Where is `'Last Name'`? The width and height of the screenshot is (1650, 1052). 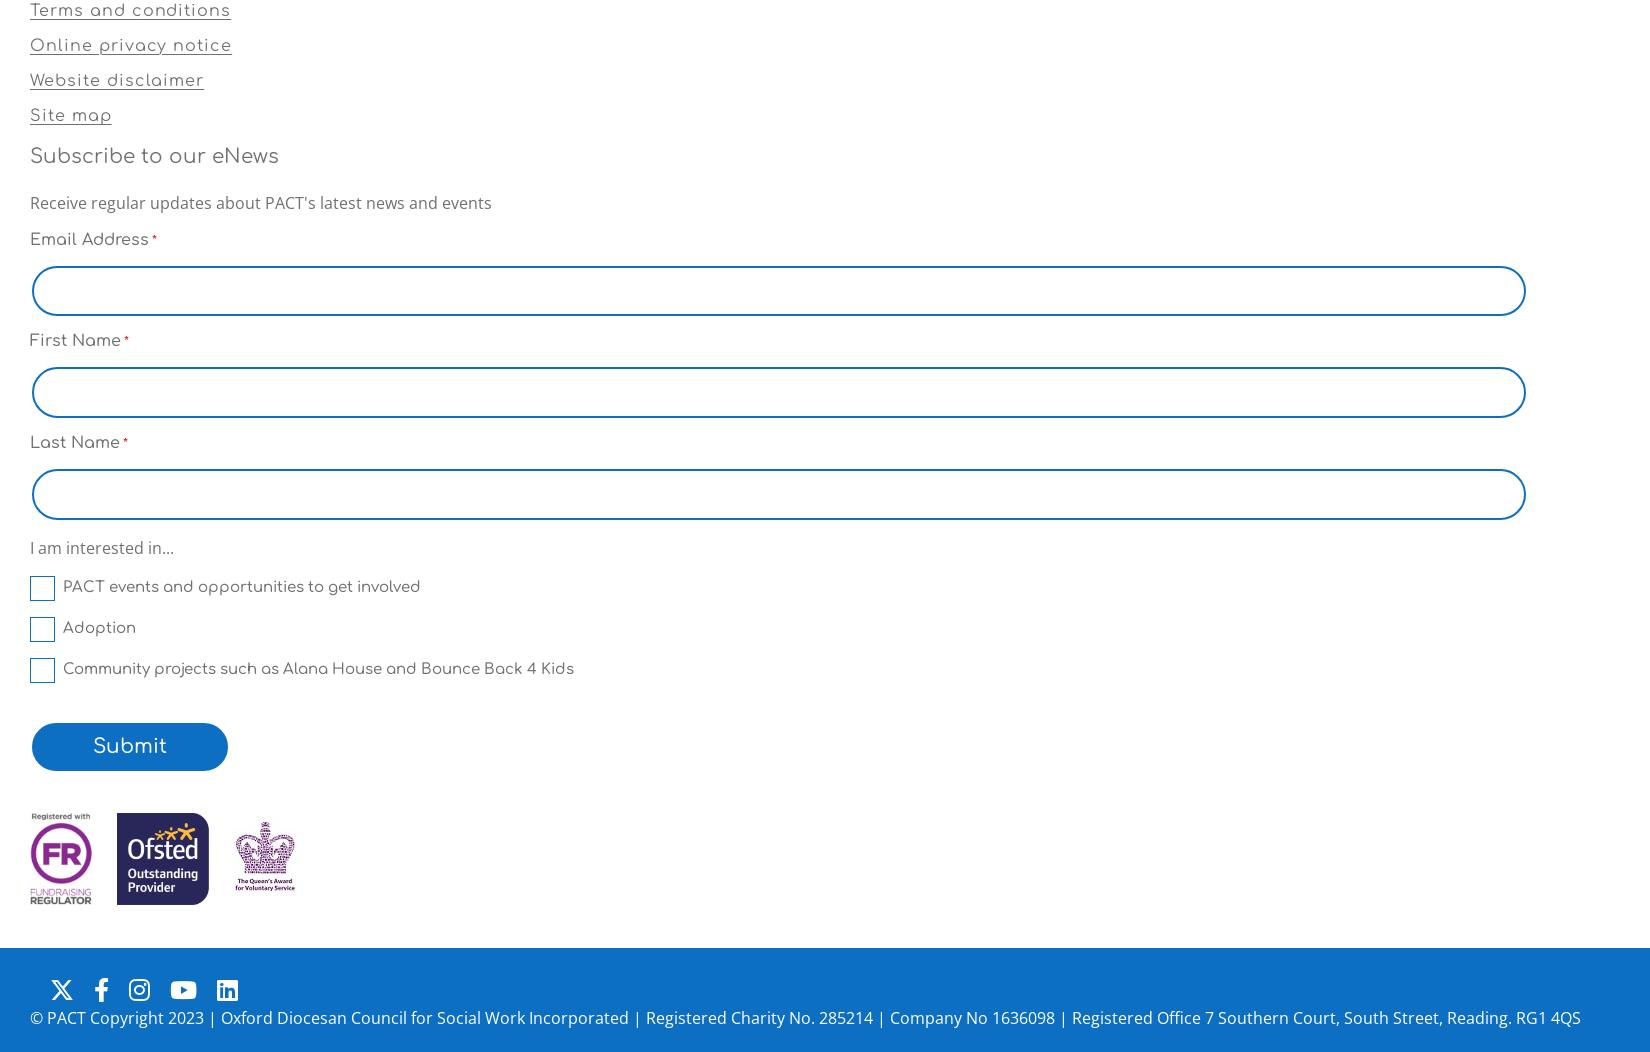 'Last Name' is located at coordinates (75, 442).